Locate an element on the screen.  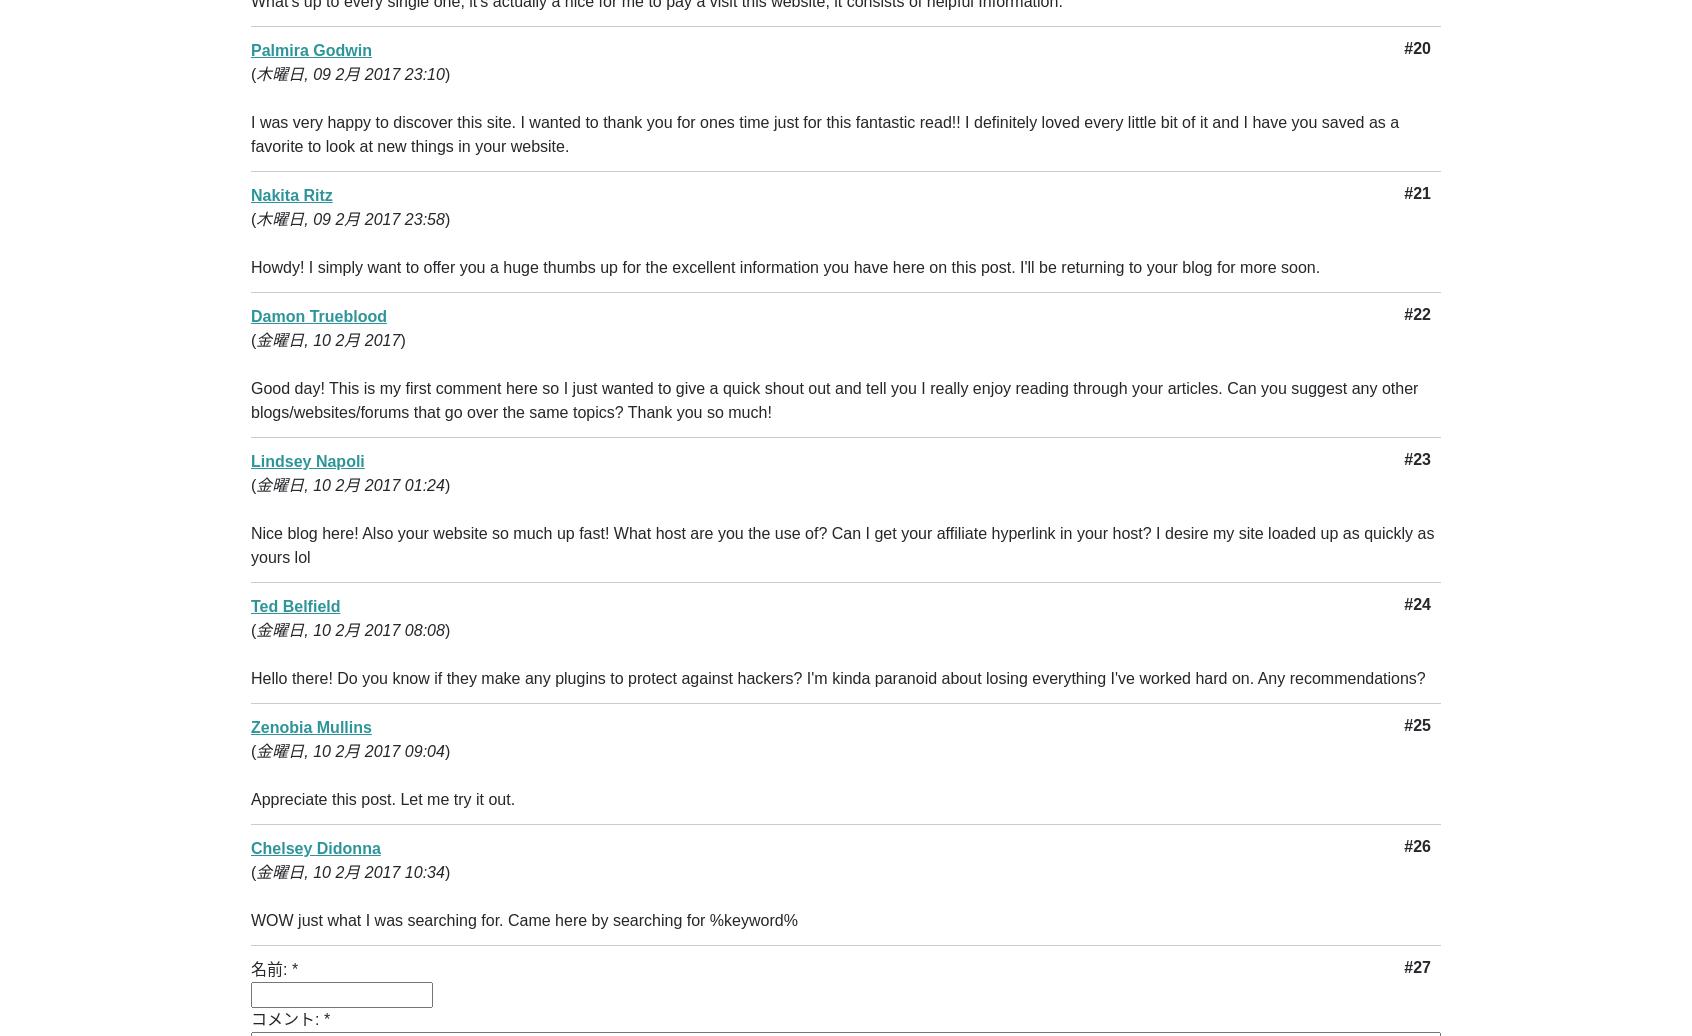
'#27' is located at coordinates (1416, 967).